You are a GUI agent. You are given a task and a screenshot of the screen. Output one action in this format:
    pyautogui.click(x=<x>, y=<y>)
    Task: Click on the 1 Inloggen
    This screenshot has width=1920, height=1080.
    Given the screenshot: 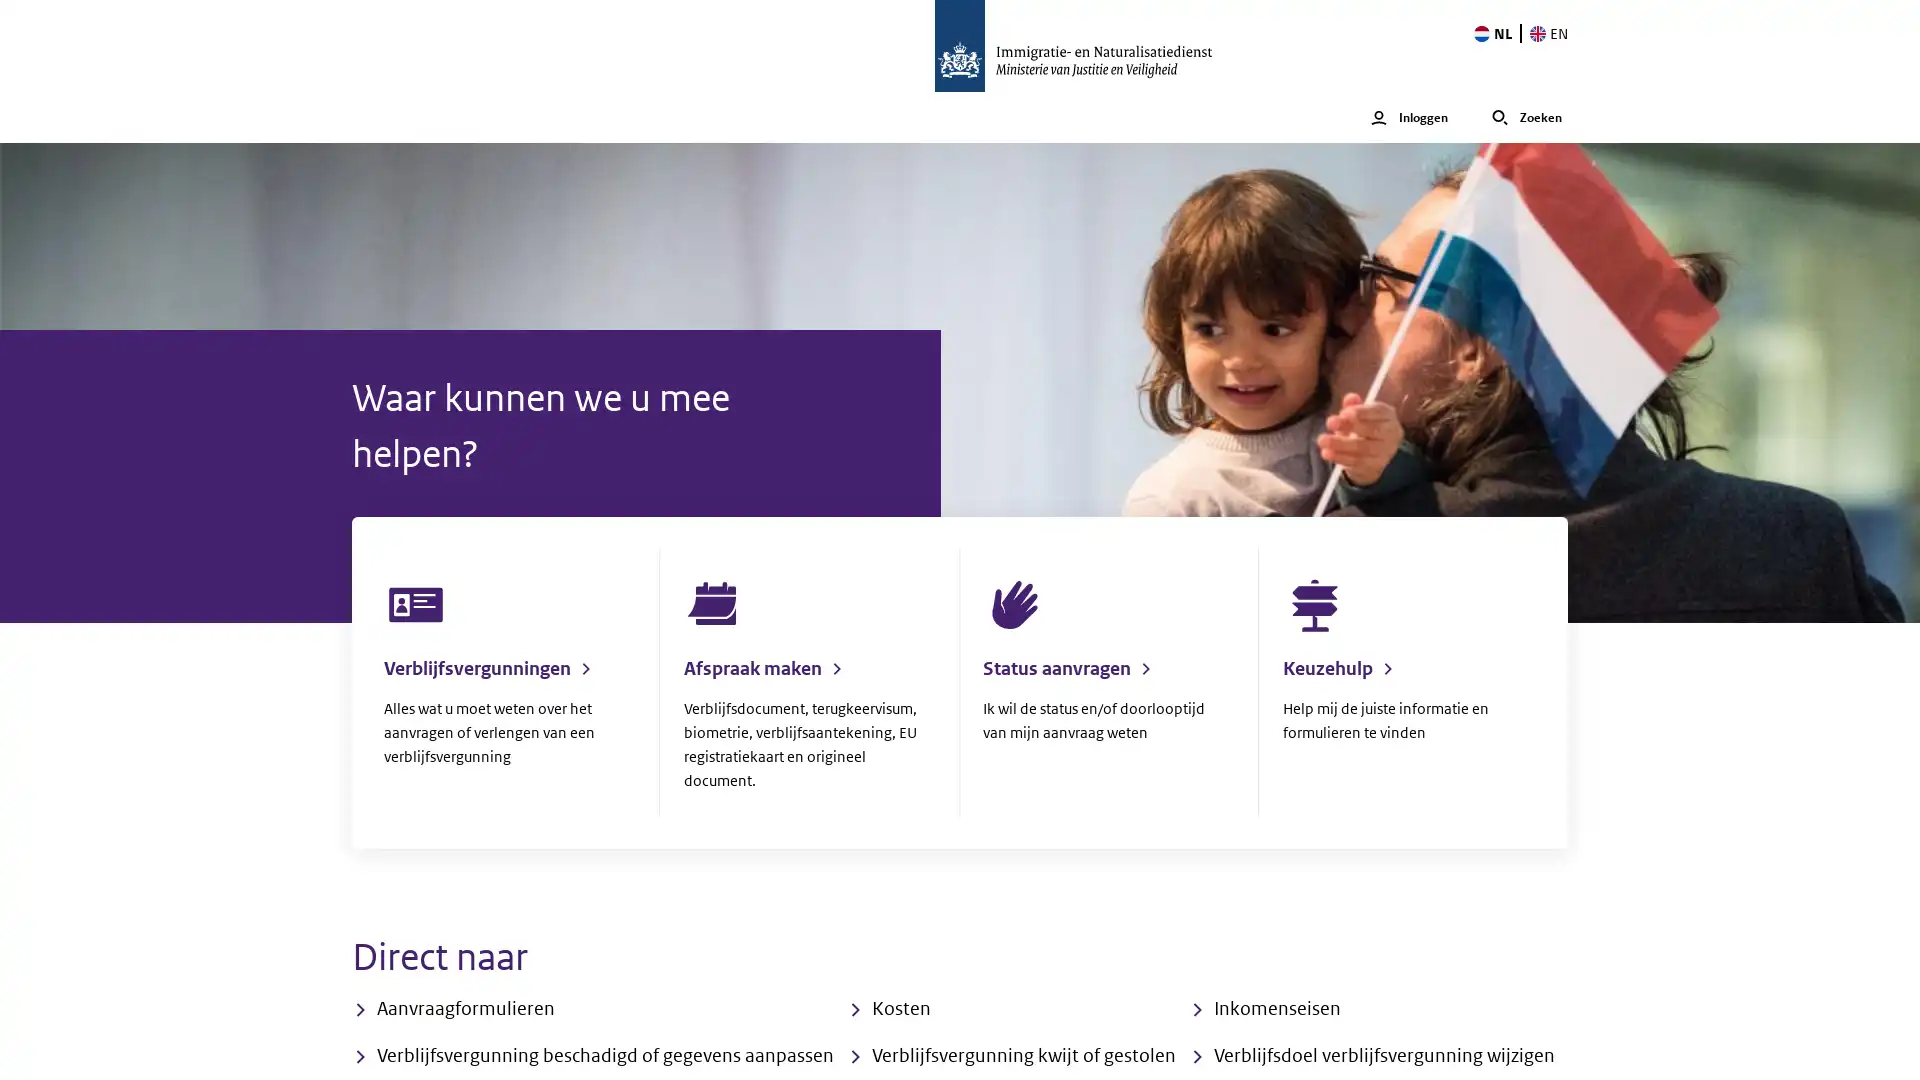 What is the action you would take?
    pyautogui.click(x=1408, y=117)
    